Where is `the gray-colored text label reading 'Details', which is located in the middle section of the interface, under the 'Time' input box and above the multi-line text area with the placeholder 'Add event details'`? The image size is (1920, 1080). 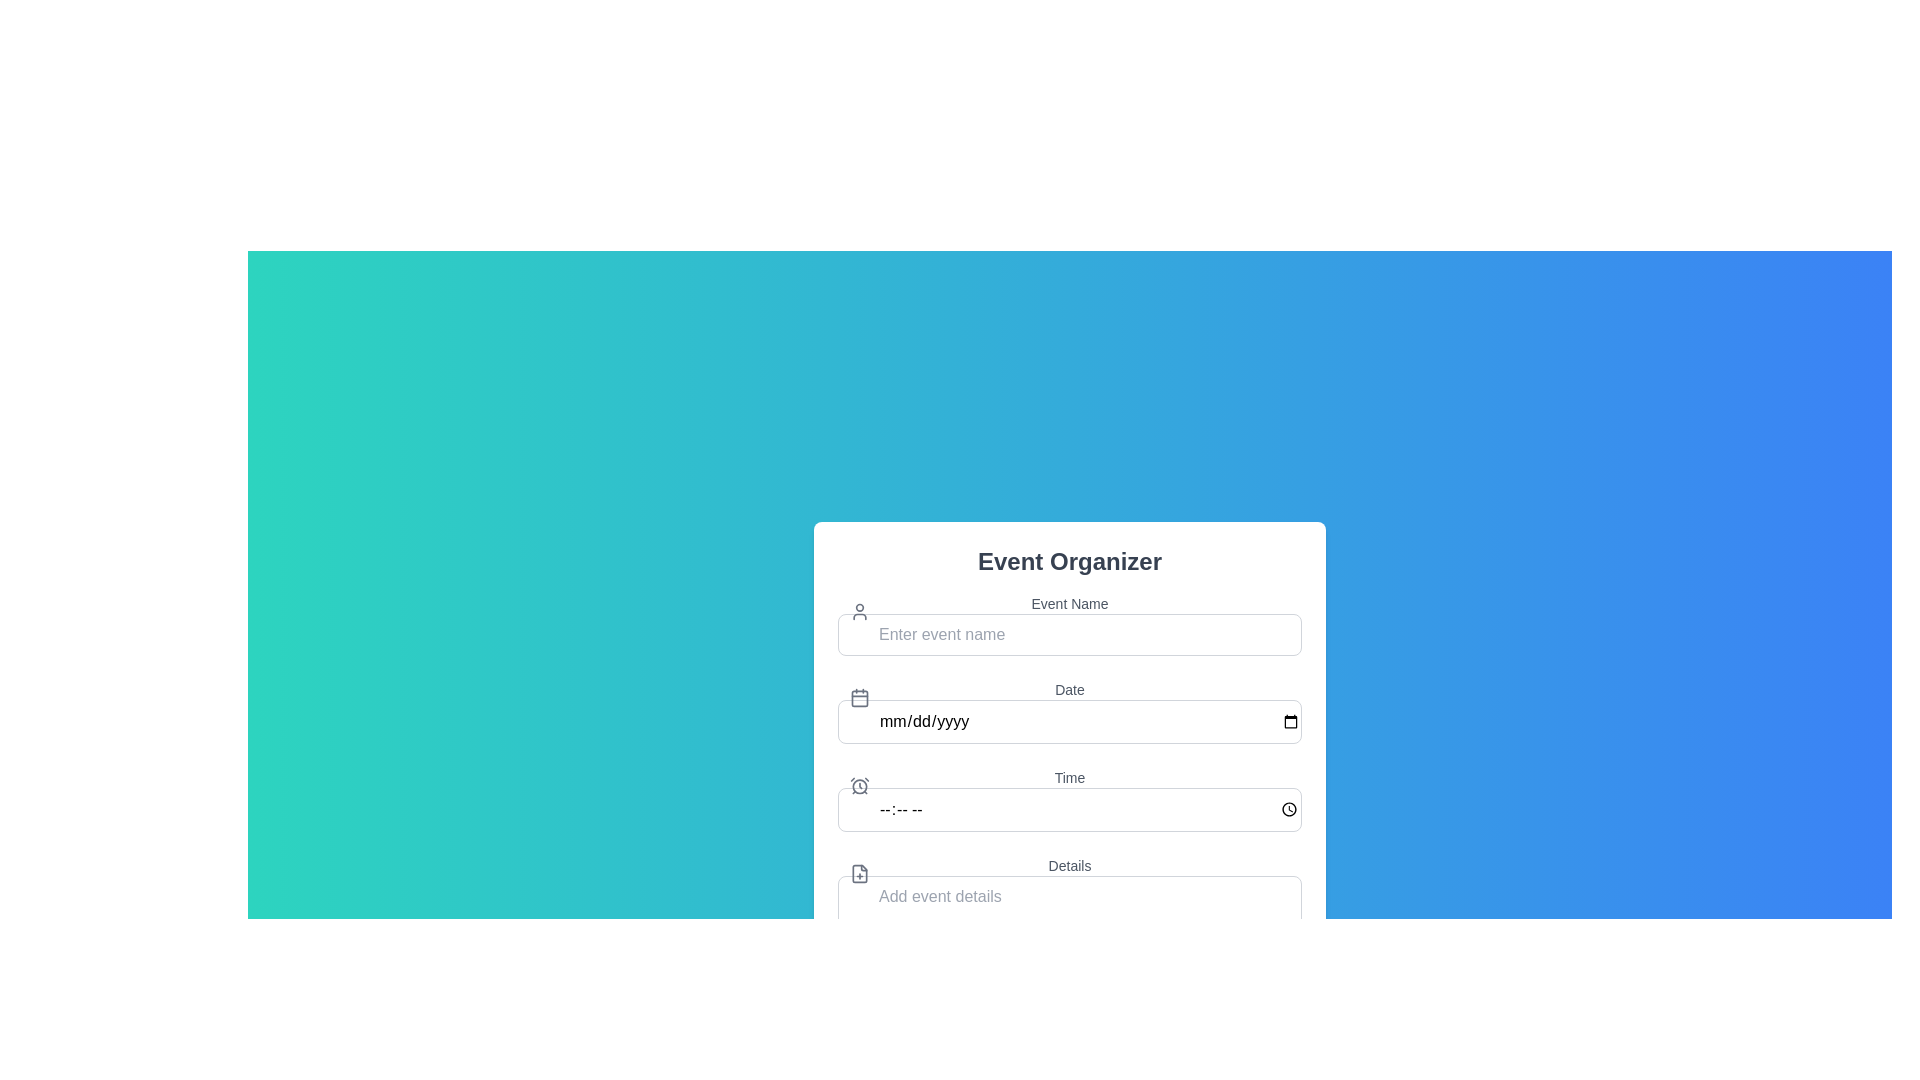 the gray-colored text label reading 'Details', which is located in the middle section of the interface, under the 'Time' input box and above the multi-line text area with the placeholder 'Add event details' is located at coordinates (1069, 863).